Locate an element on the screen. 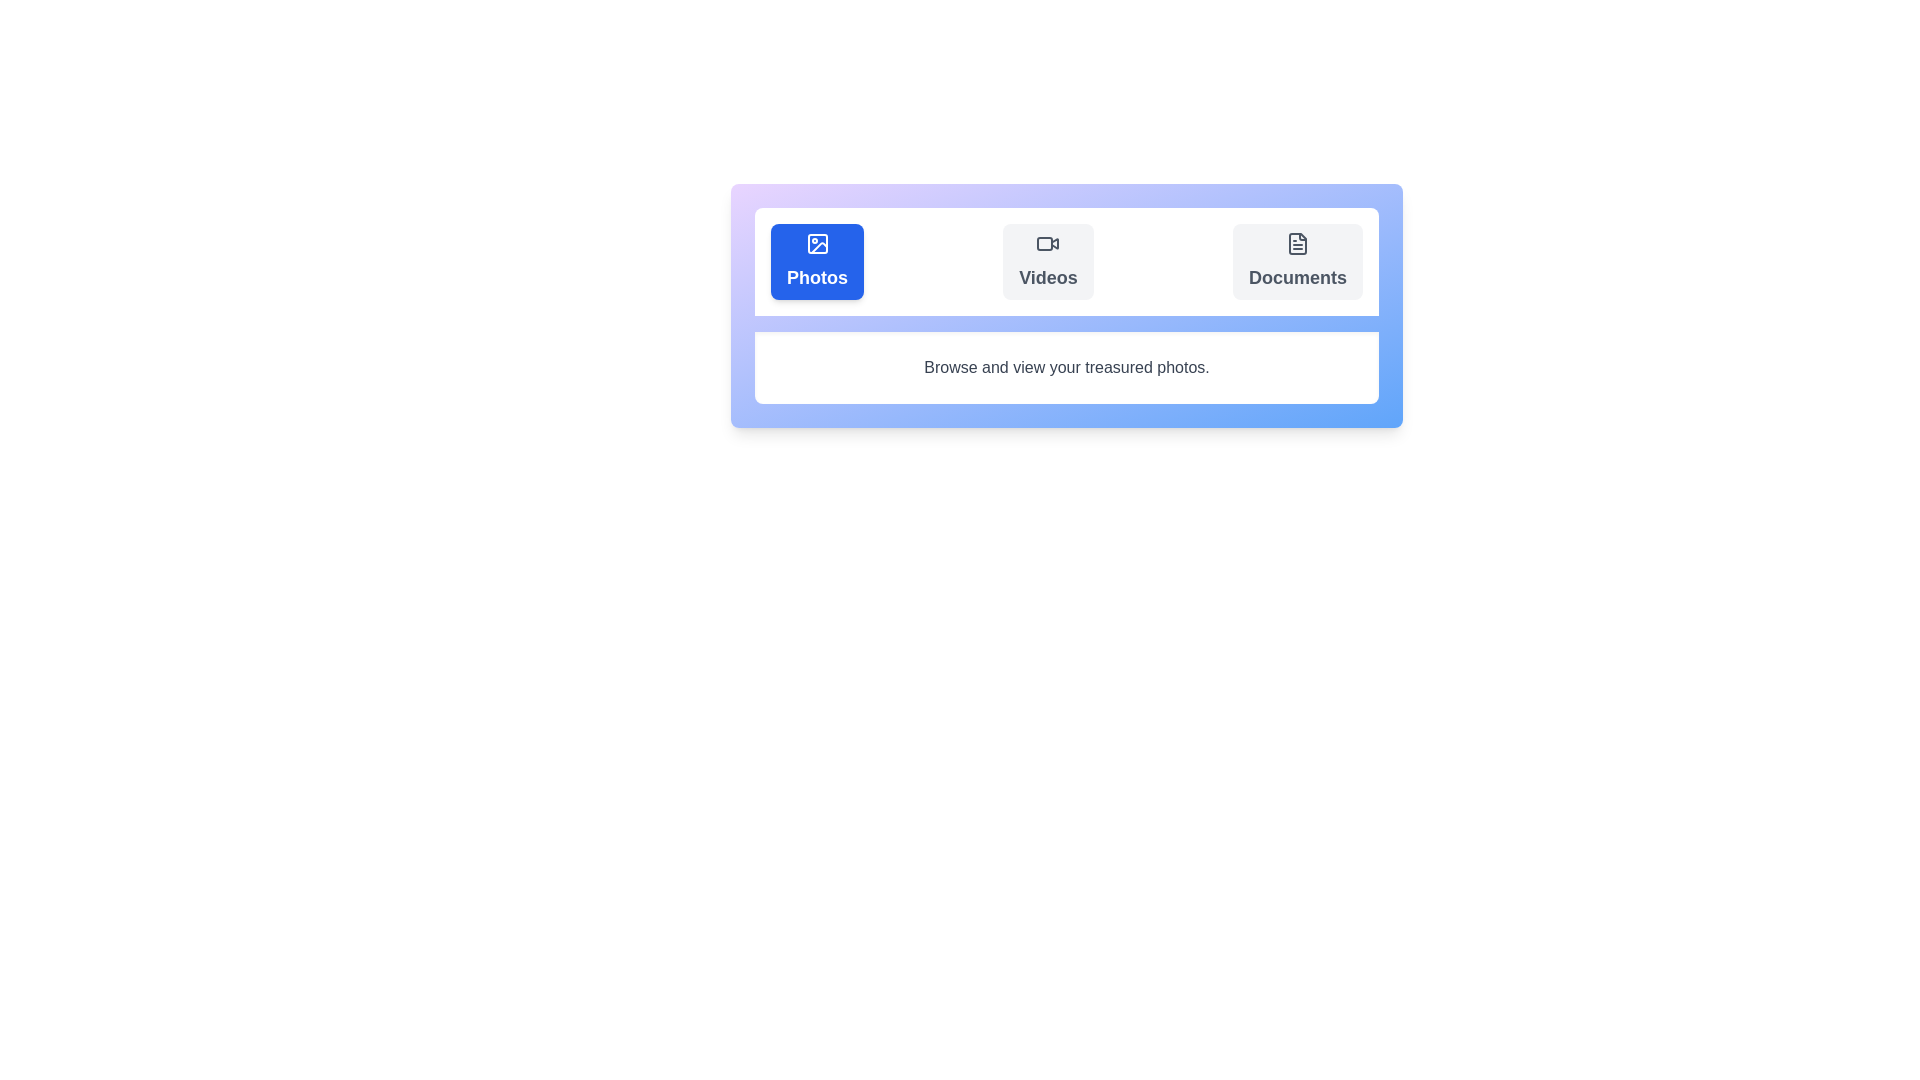 Image resolution: width=1920 pixels, height=1080 pixels. the 'Photos' button, which contains a small icon resembling an image or photo with white lines against a blue background, located at the top-left corner of the button is located at coordinates (817, 242).